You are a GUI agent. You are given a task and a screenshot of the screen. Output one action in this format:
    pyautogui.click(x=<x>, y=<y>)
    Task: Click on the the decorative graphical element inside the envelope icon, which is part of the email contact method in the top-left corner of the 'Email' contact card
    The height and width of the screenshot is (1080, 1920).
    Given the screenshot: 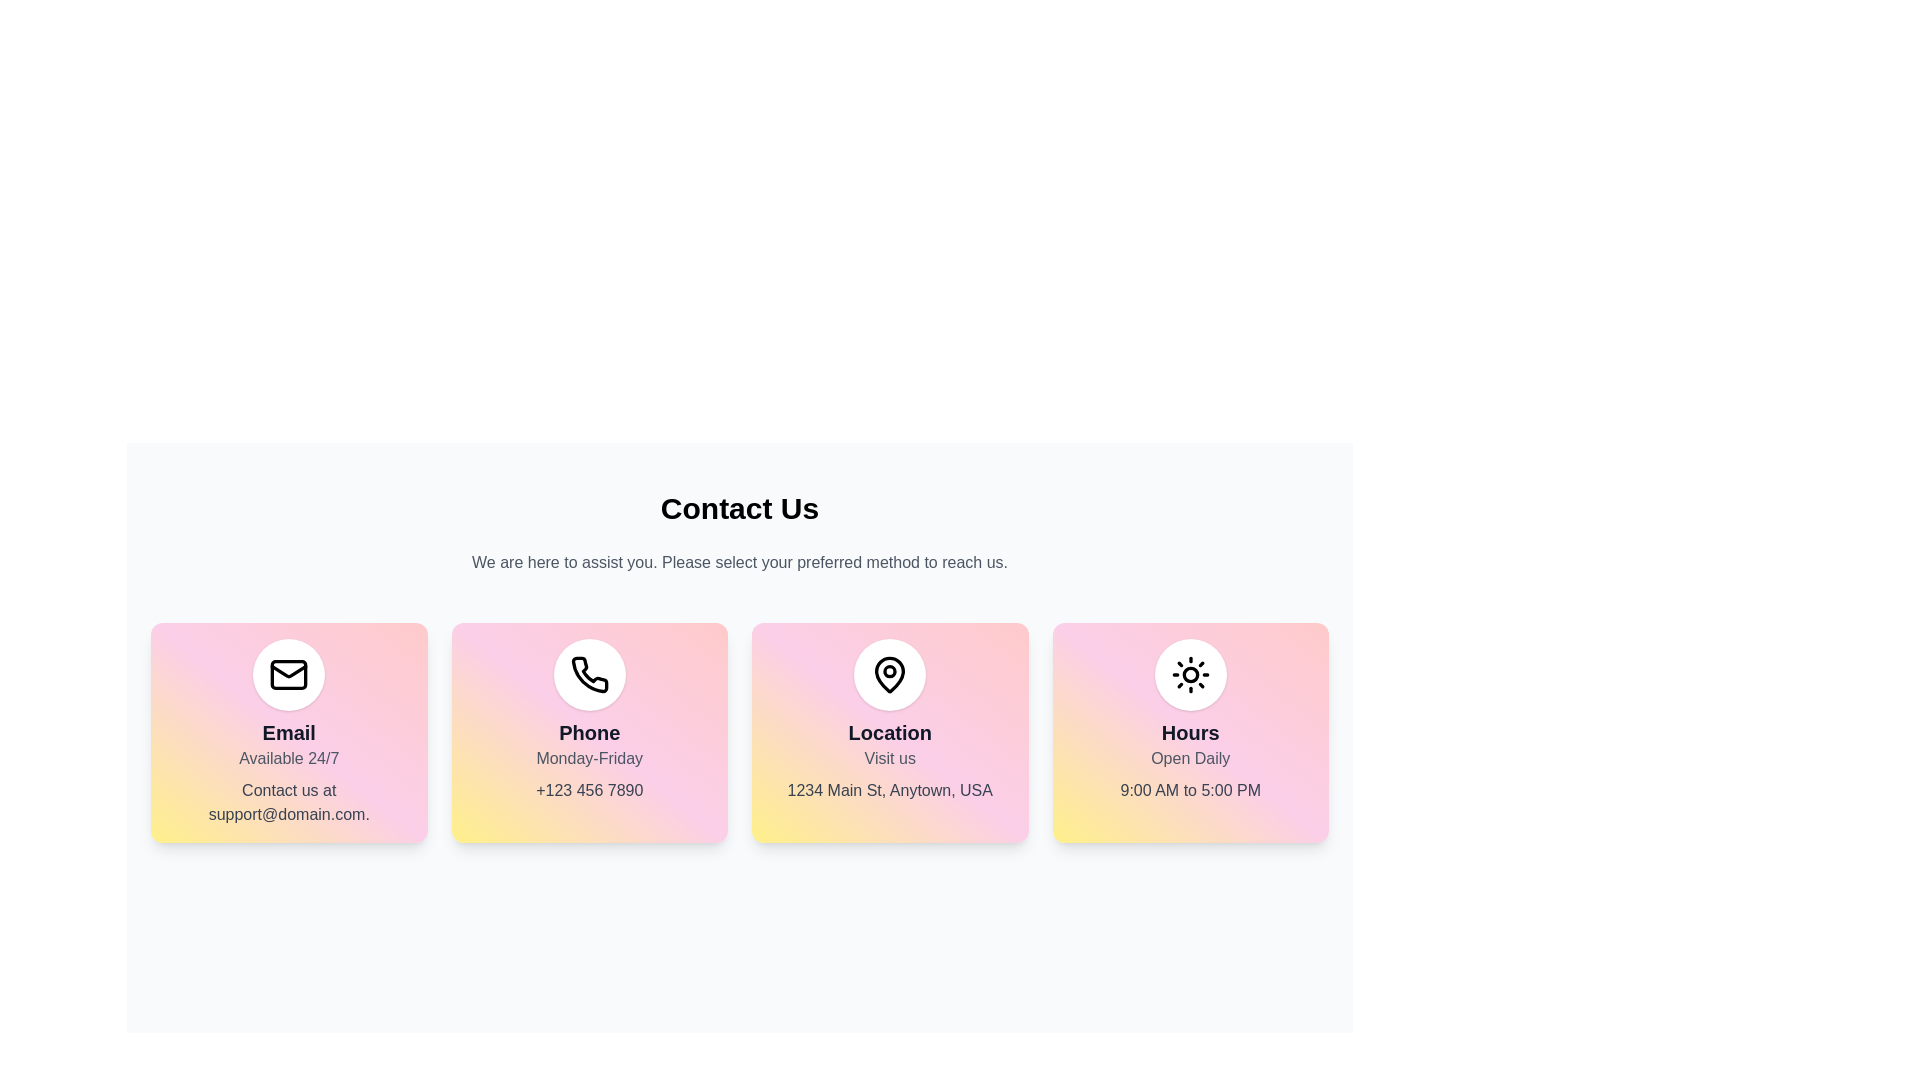 What is the action you would take?
    pyautogui.click(x=288, y=675)
    